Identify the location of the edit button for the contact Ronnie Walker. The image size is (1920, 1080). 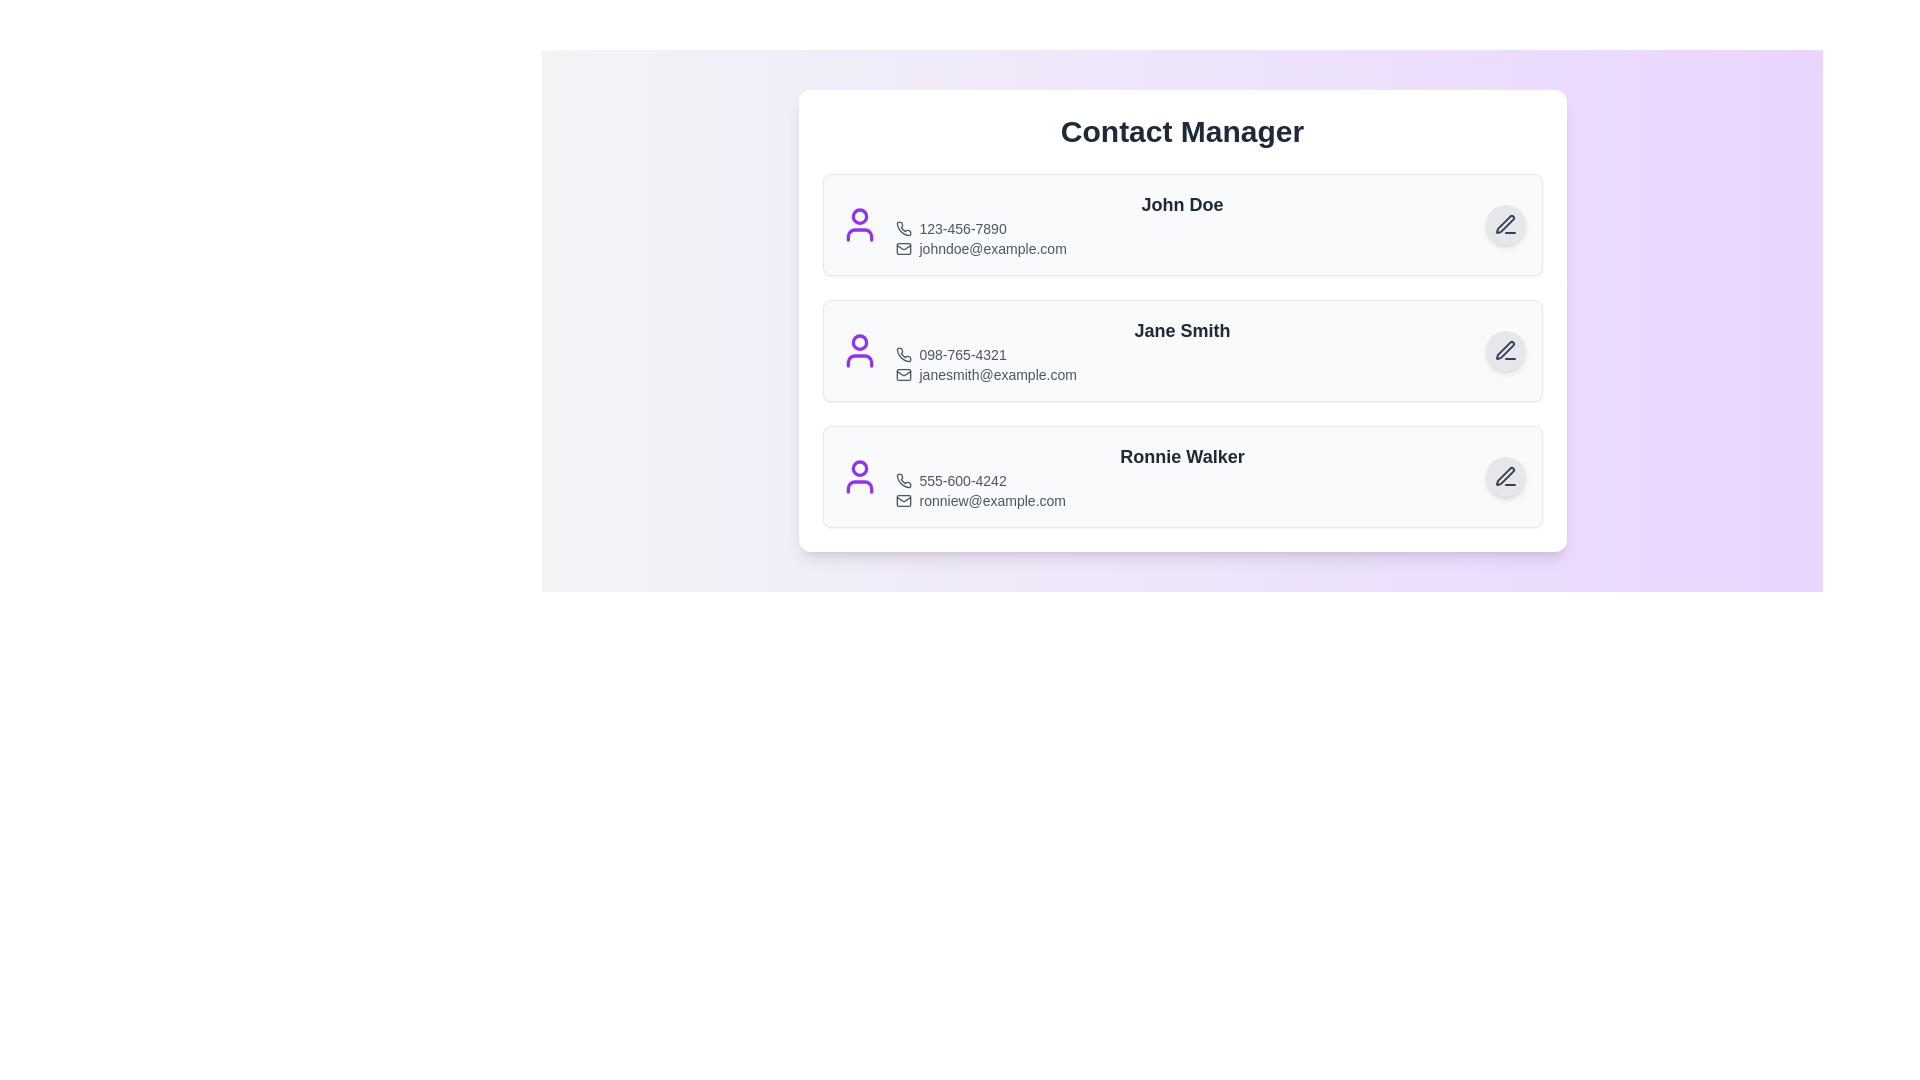
(1505, 477).